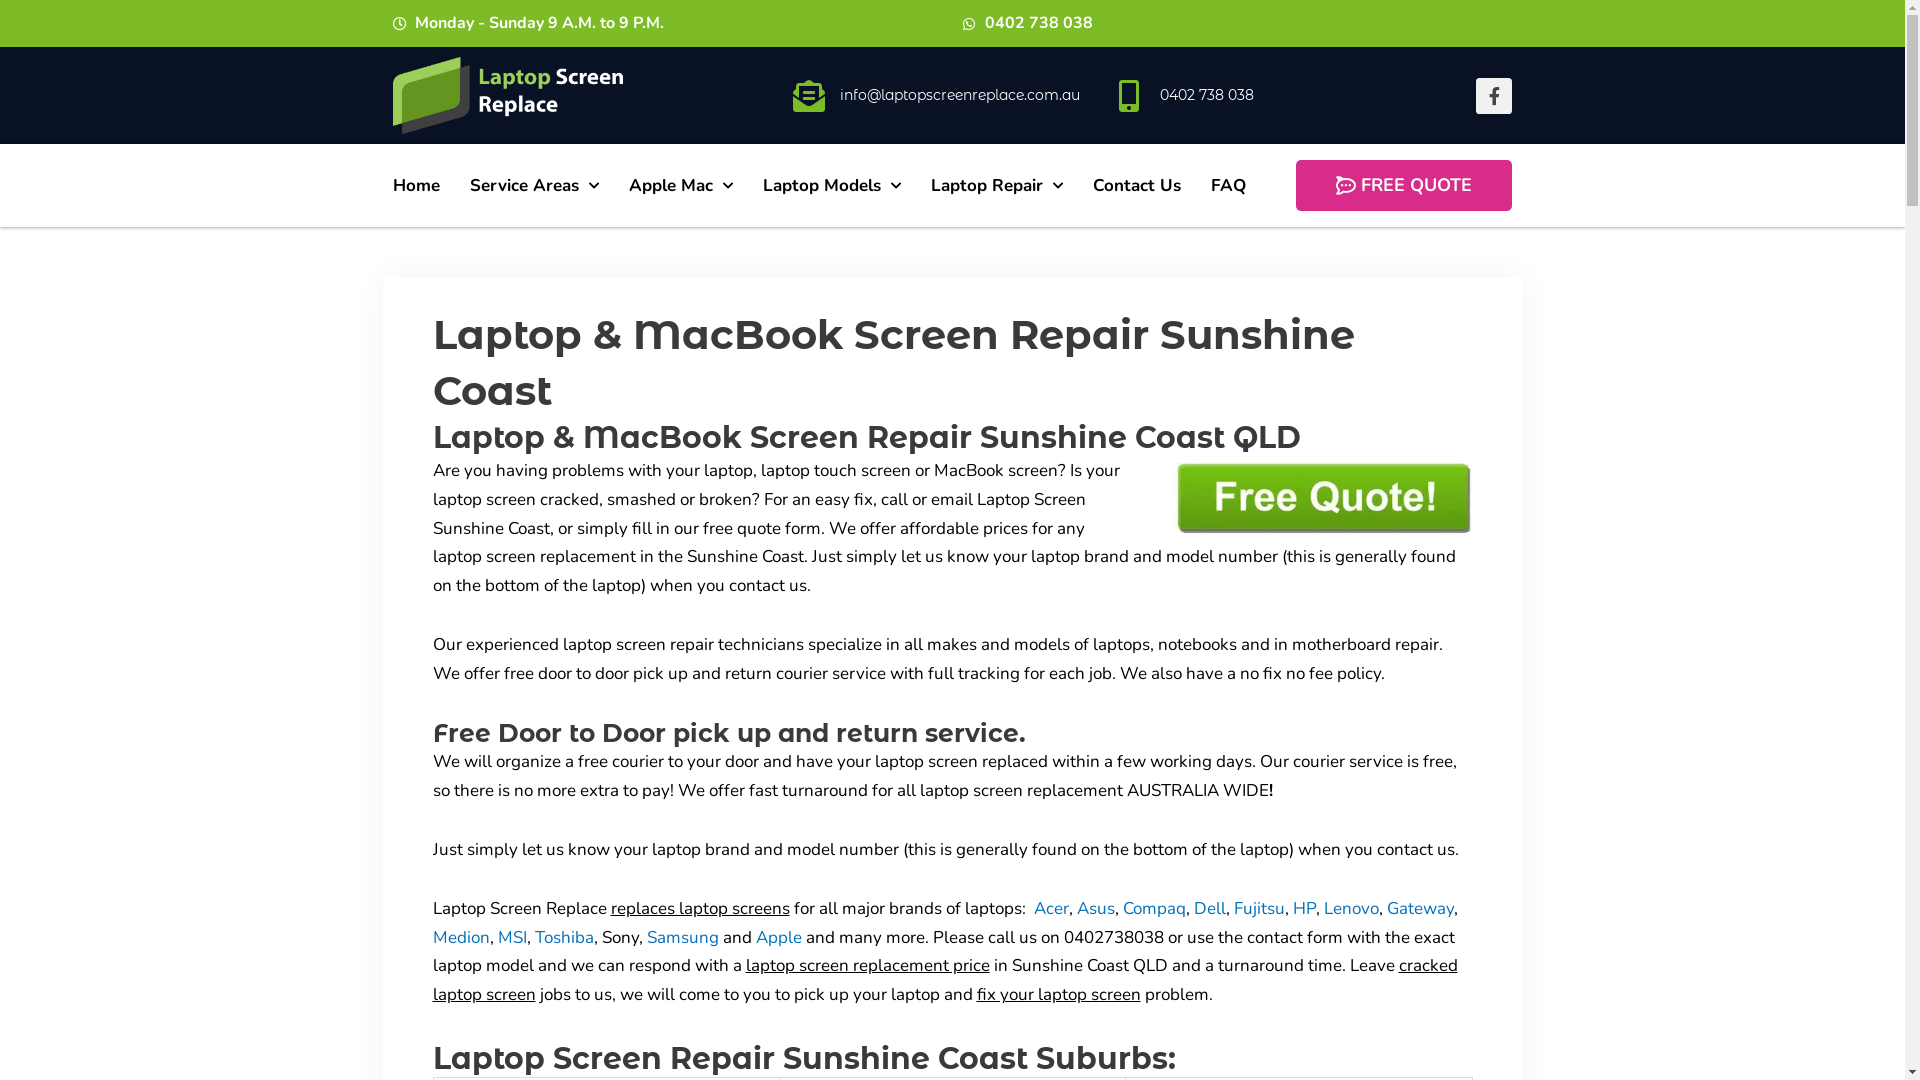 This screenshot has width=1920, height=1080. What do you see at coordinates (681, 937) in the screenshot?
I see `'Samsung'` at bounding box center [681, 937].